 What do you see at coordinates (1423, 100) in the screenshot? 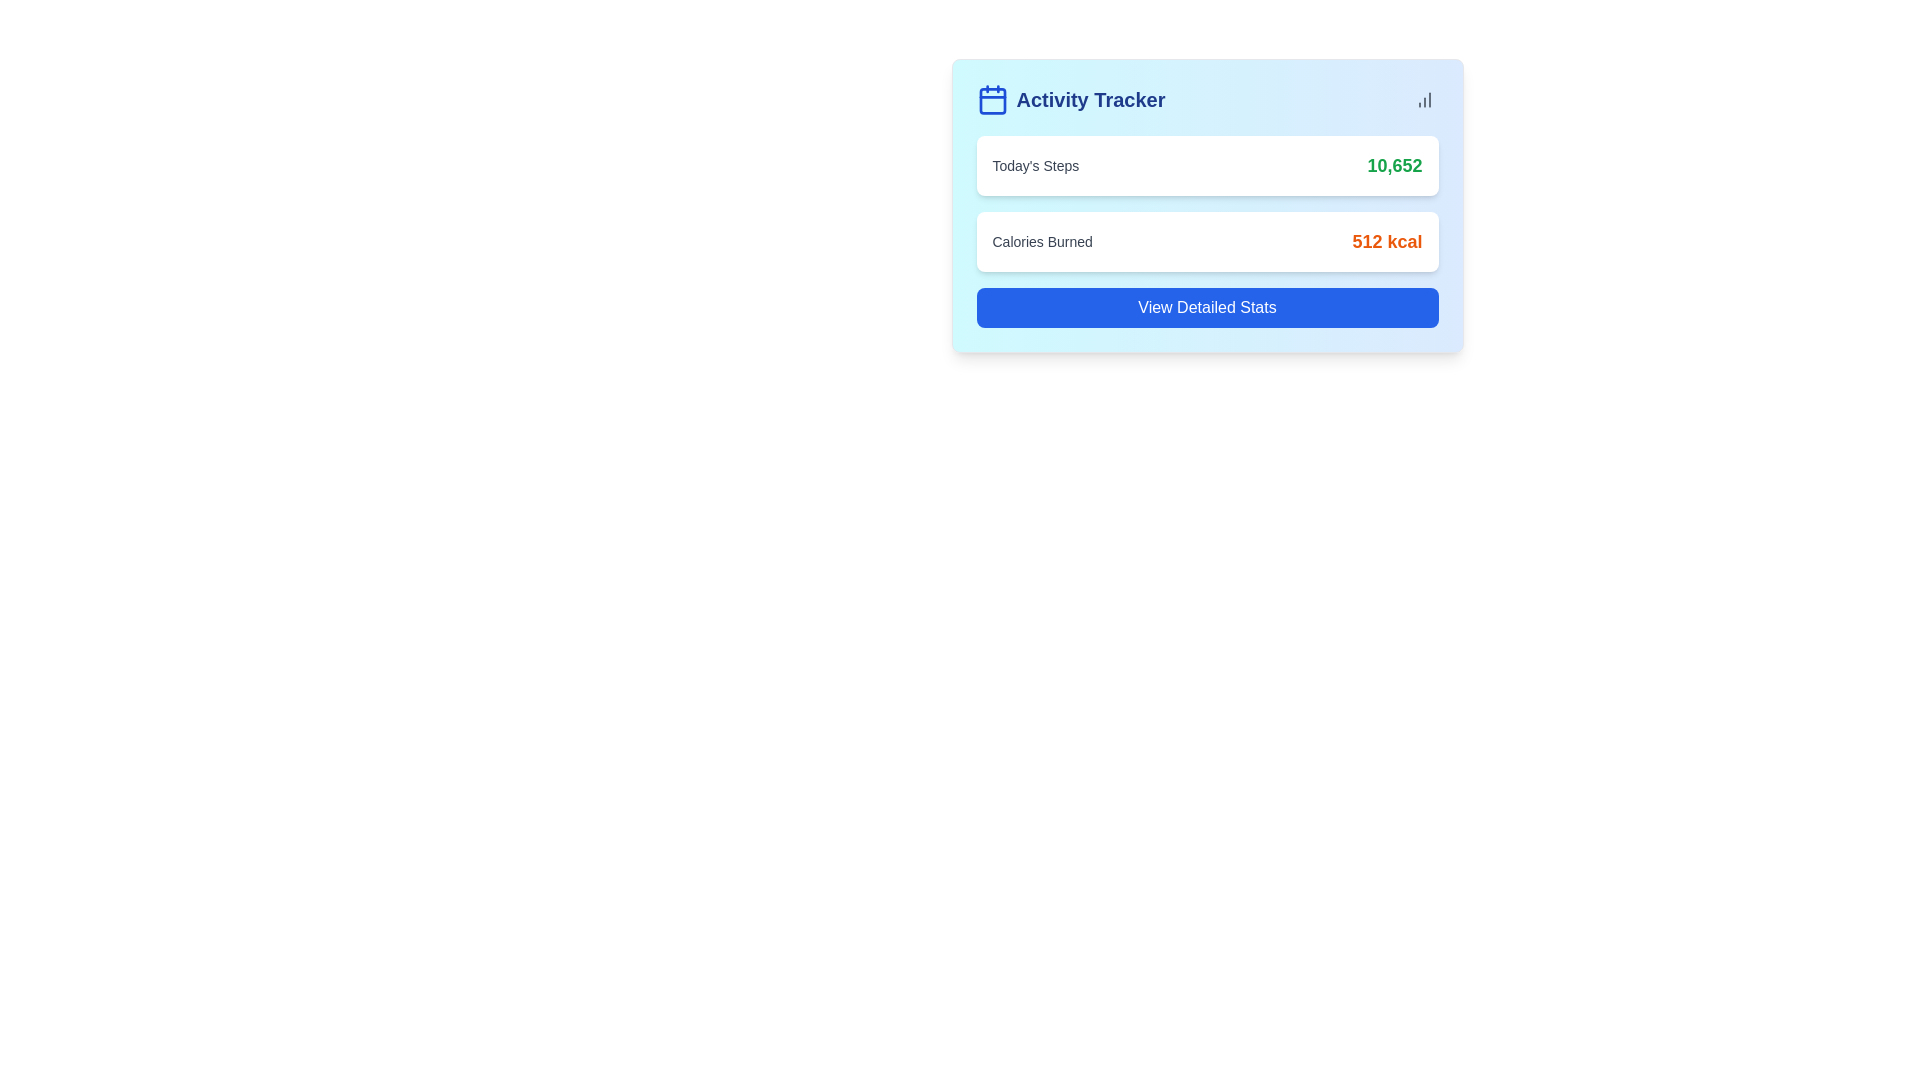
I see `the circular button with a chart icon located in the top-right corner of the 'Activity Tracker' header` at bounding box center [1423, 100].